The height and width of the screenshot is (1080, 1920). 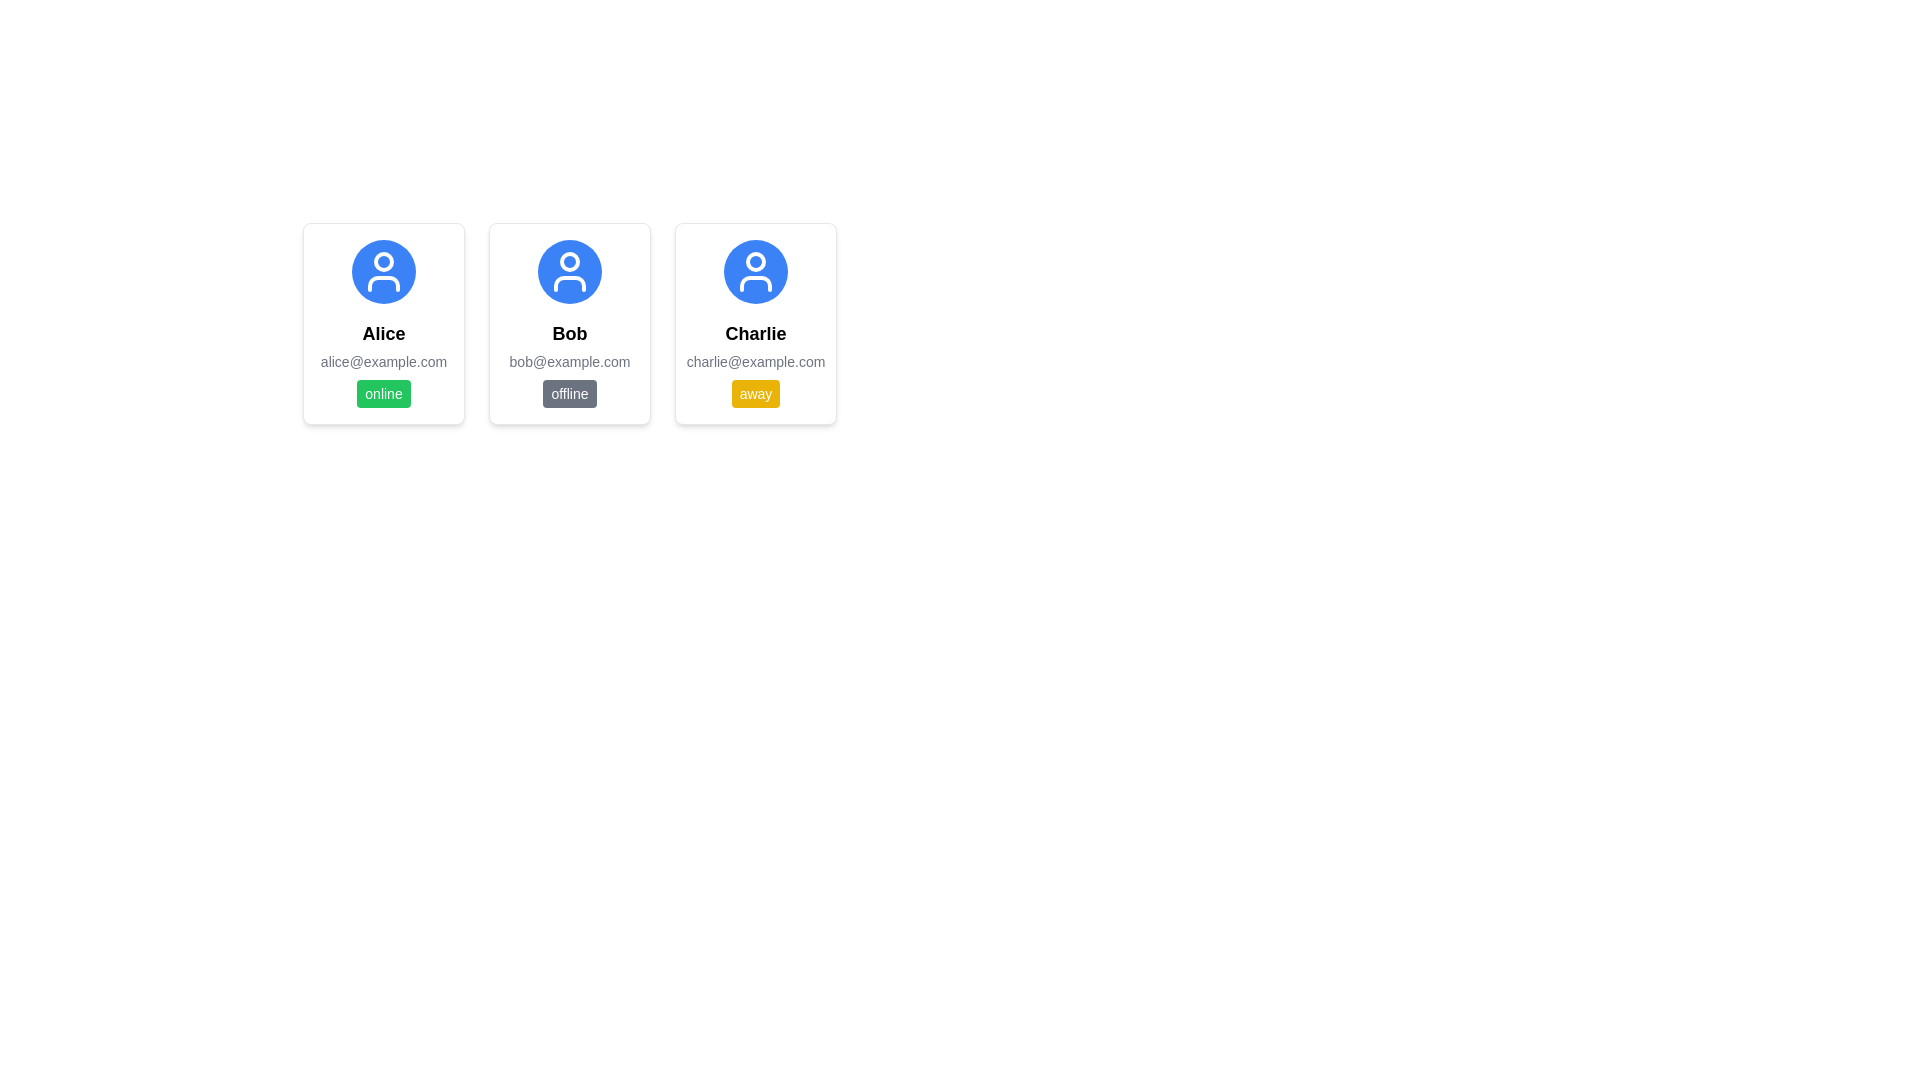 I want to click on the email address label 'bob@example.com' displayed in small gray text within Bob's user card, located below his name and above the status indicator, so click(x=569, y=362).